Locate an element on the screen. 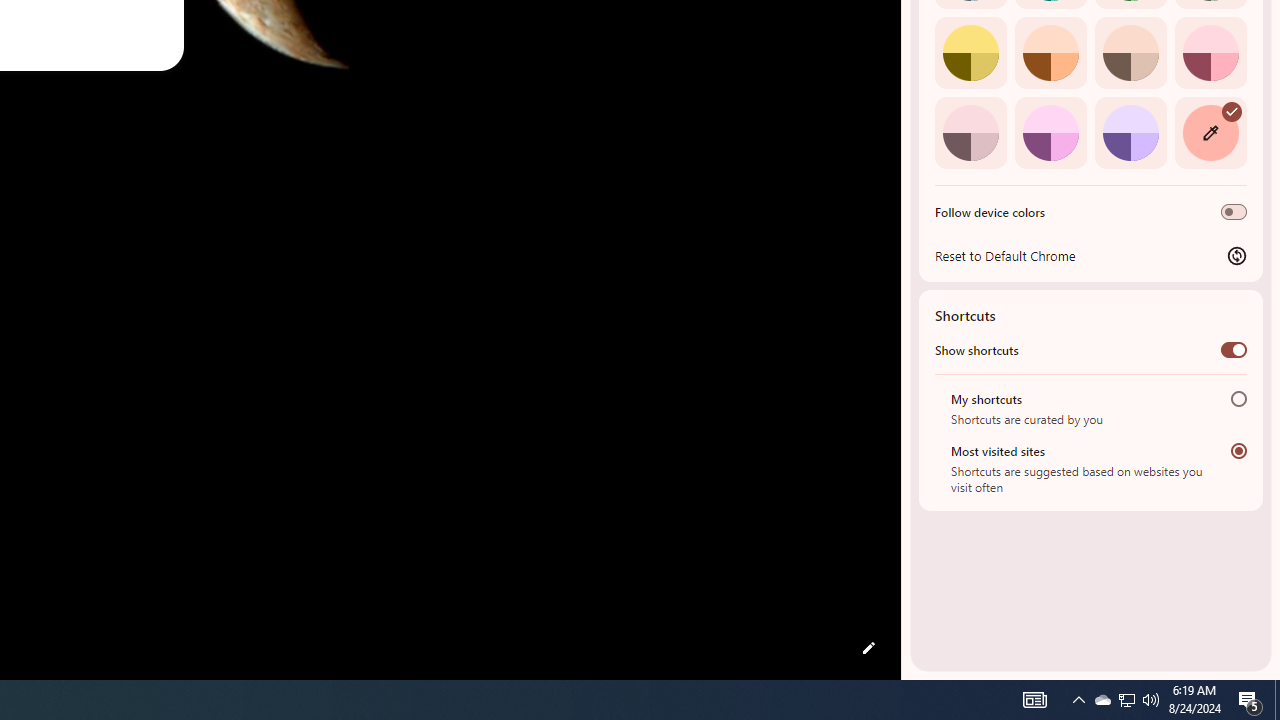 The image size is (1280, 720). 'Show shortcuts' is located at coordinates (1232, 348).